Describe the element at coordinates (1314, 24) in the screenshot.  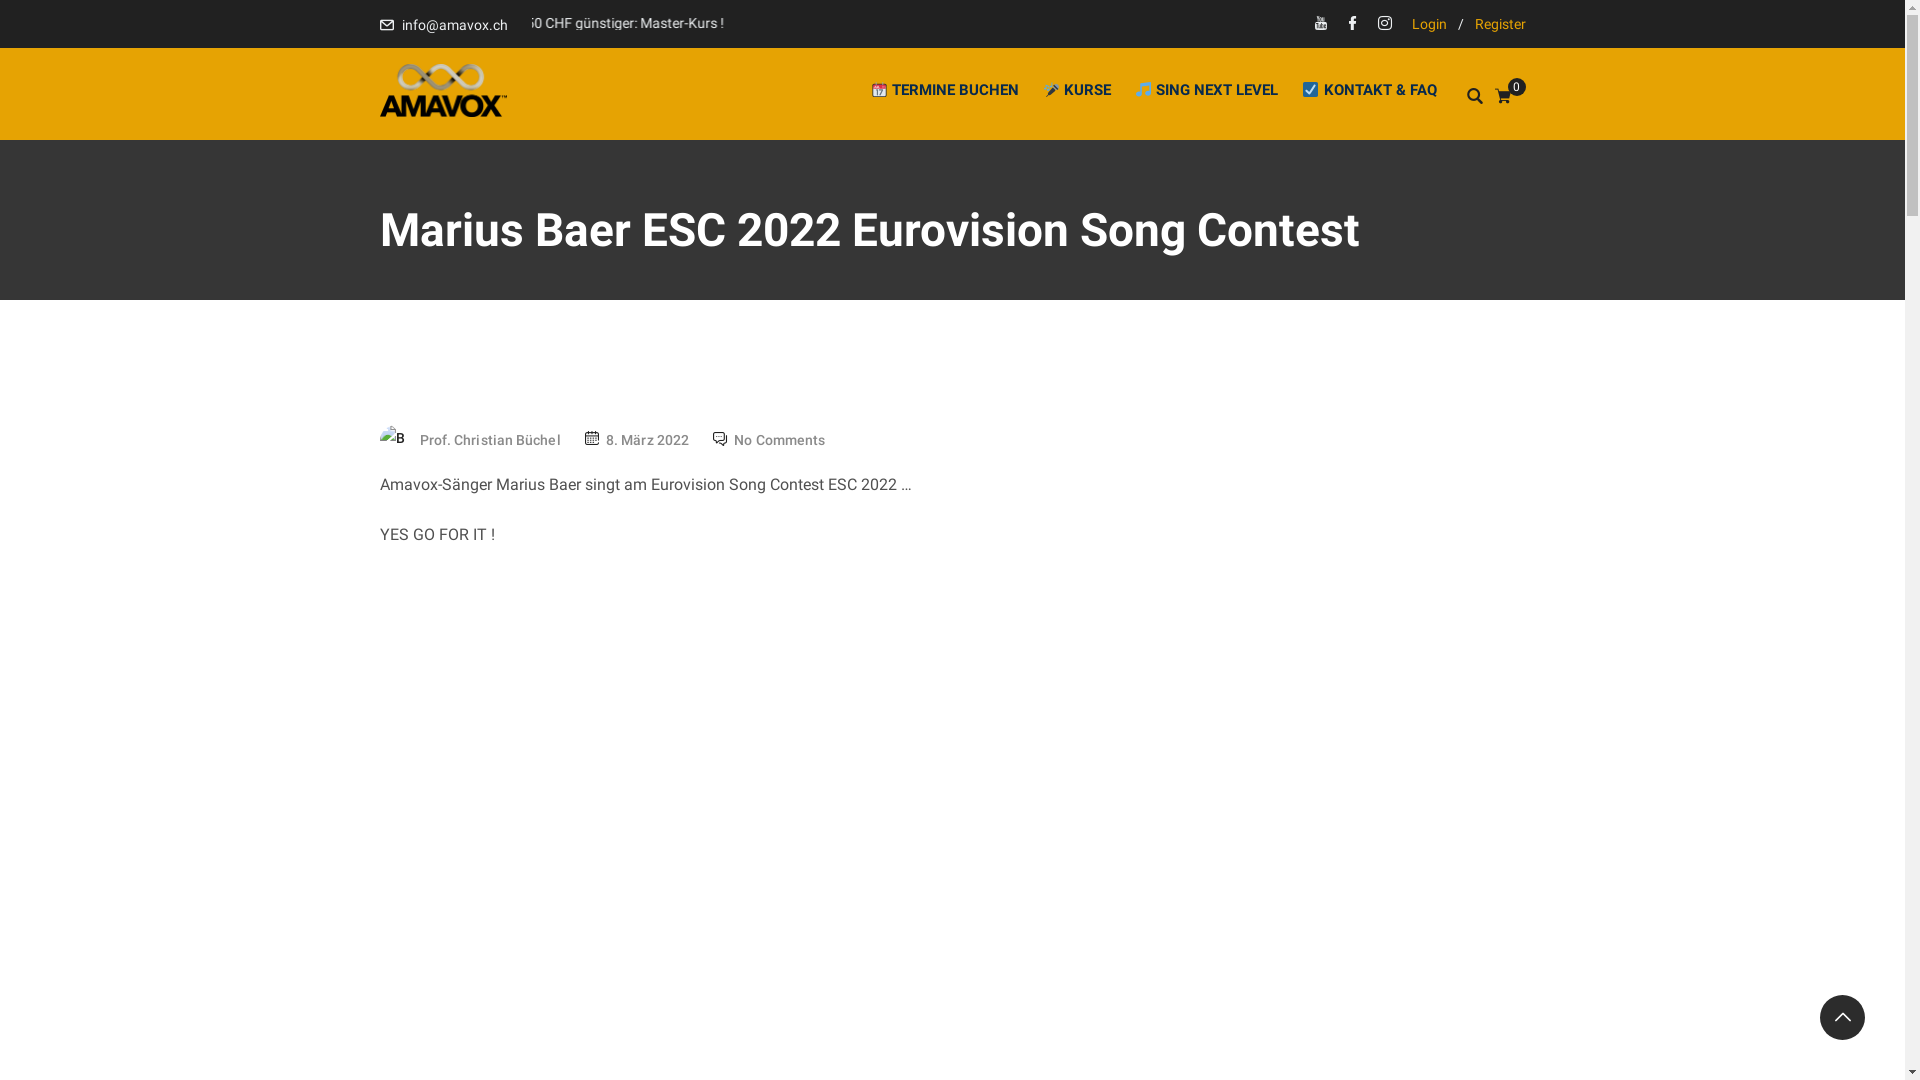
I see `'Youtube'` at that location.